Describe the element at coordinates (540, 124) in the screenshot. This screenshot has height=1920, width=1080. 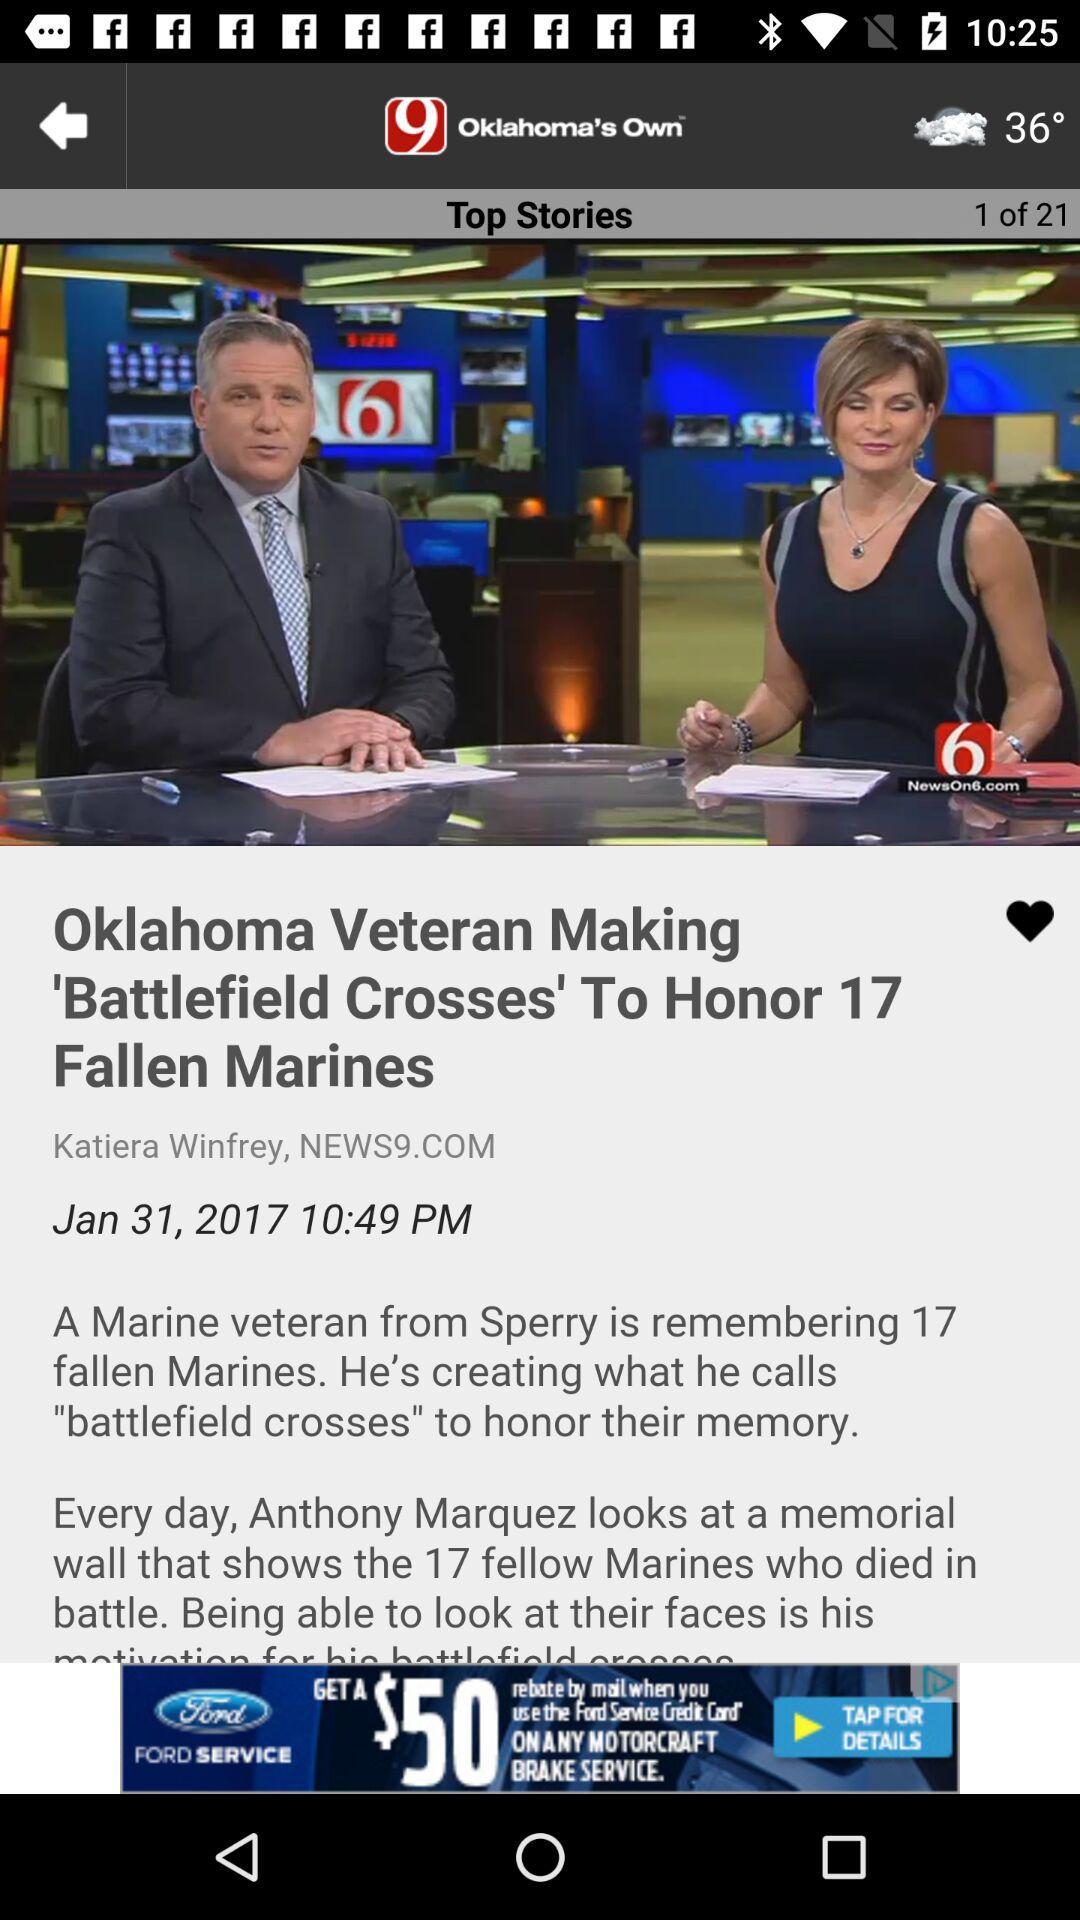
I see `advertisement` at that location.